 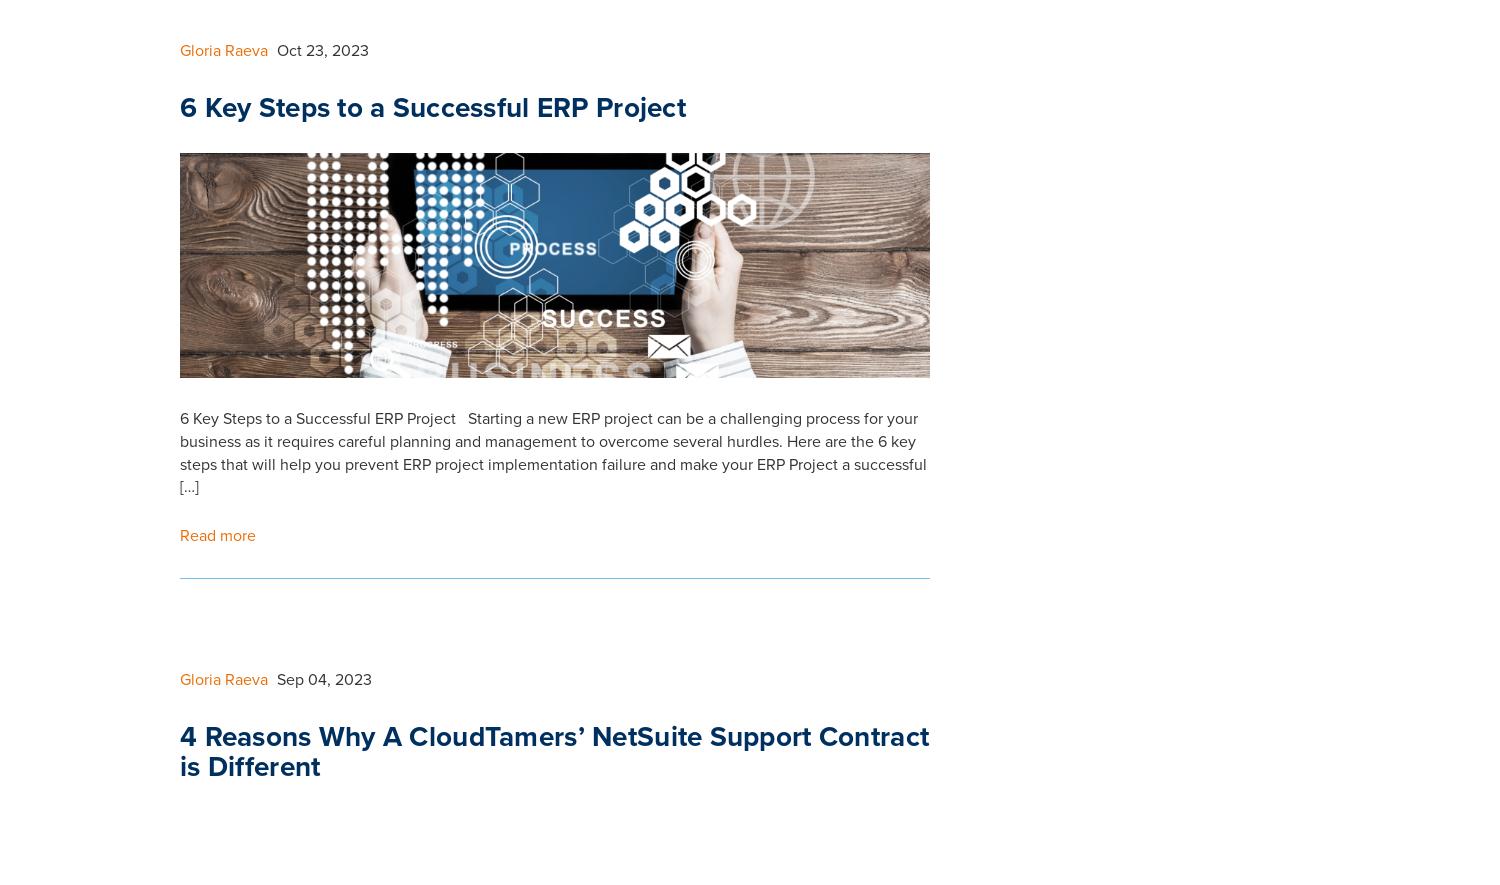 What do you see at coordinates (324, 66) in the screenshot?
I see `'Aug 08, 2023'` at bounding box center [324, 66].